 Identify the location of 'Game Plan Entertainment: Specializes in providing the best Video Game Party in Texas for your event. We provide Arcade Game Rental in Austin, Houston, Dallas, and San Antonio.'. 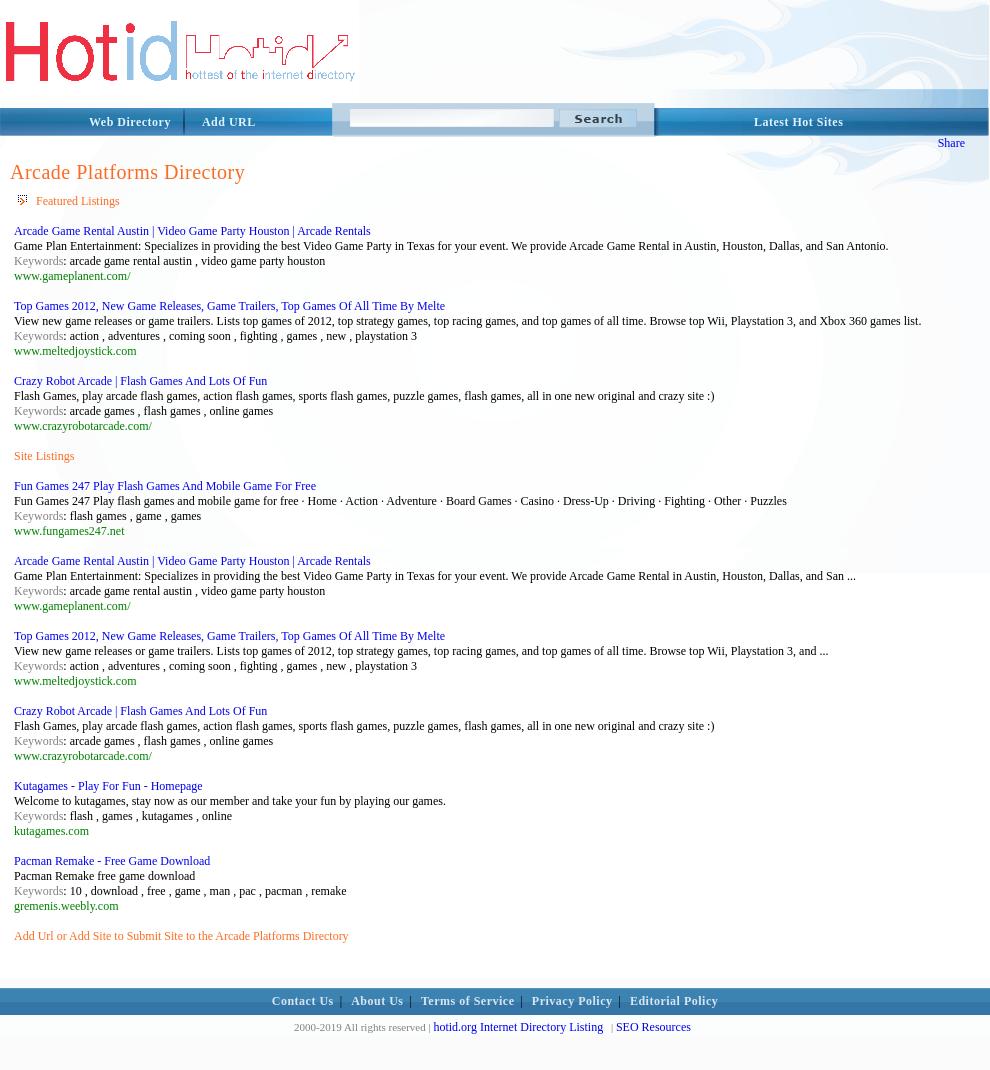
(451, 244).